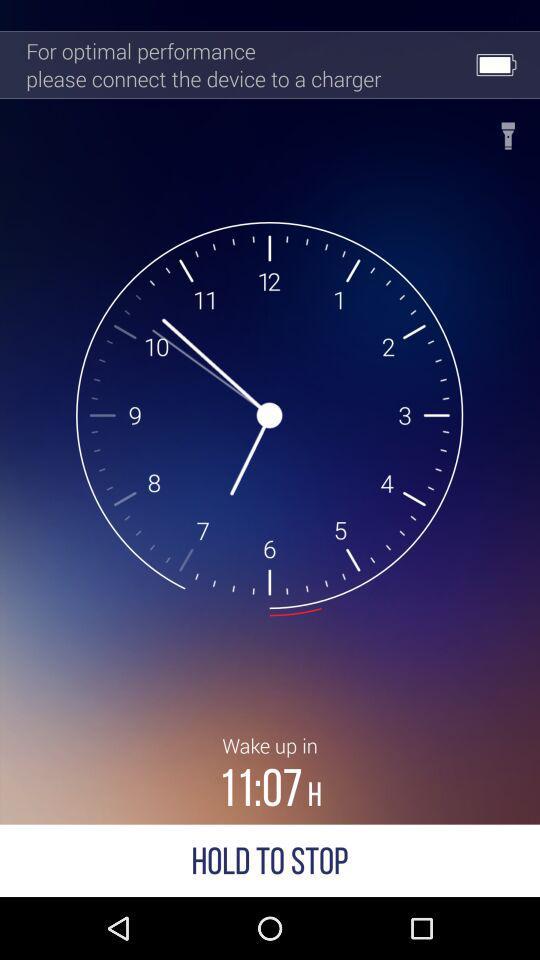 Image resolution: width=540 pixels, height=960 pixels. I want to click on turn on flash light, so click(508, 129).